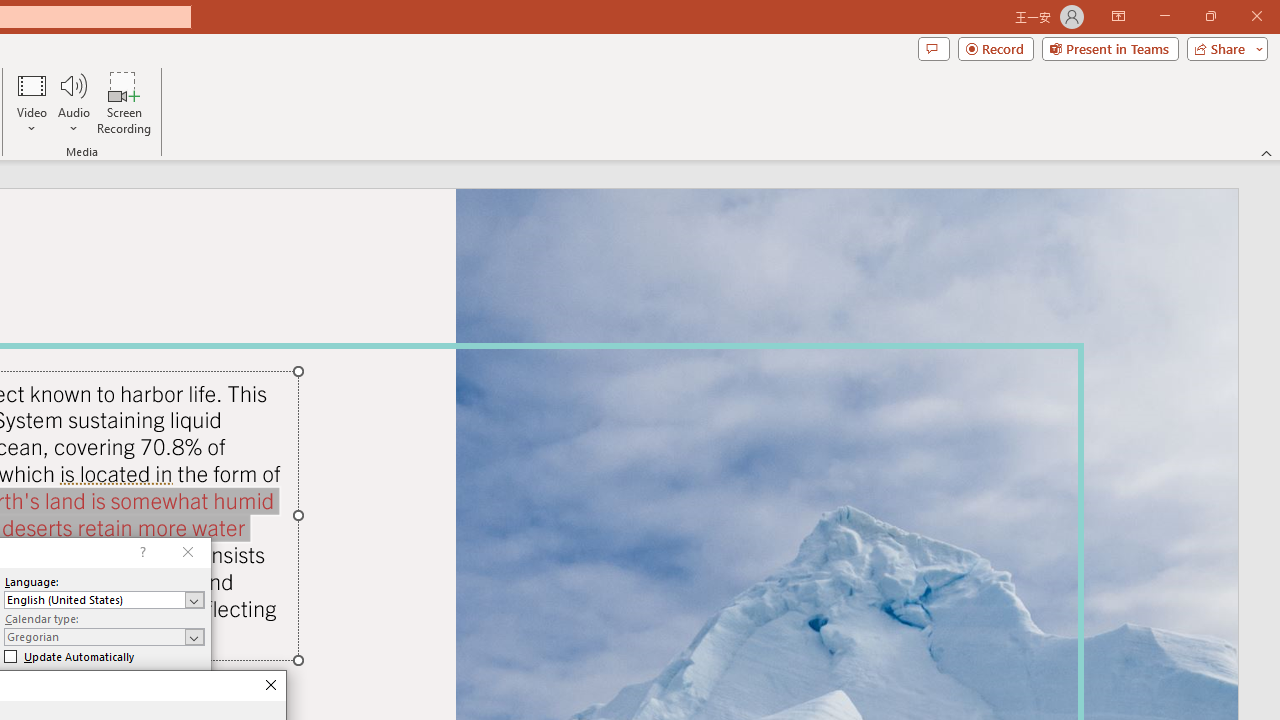  Describe the element at coordinates (1164, 16) in the screenshot. I see `'Minimize'` at that location.